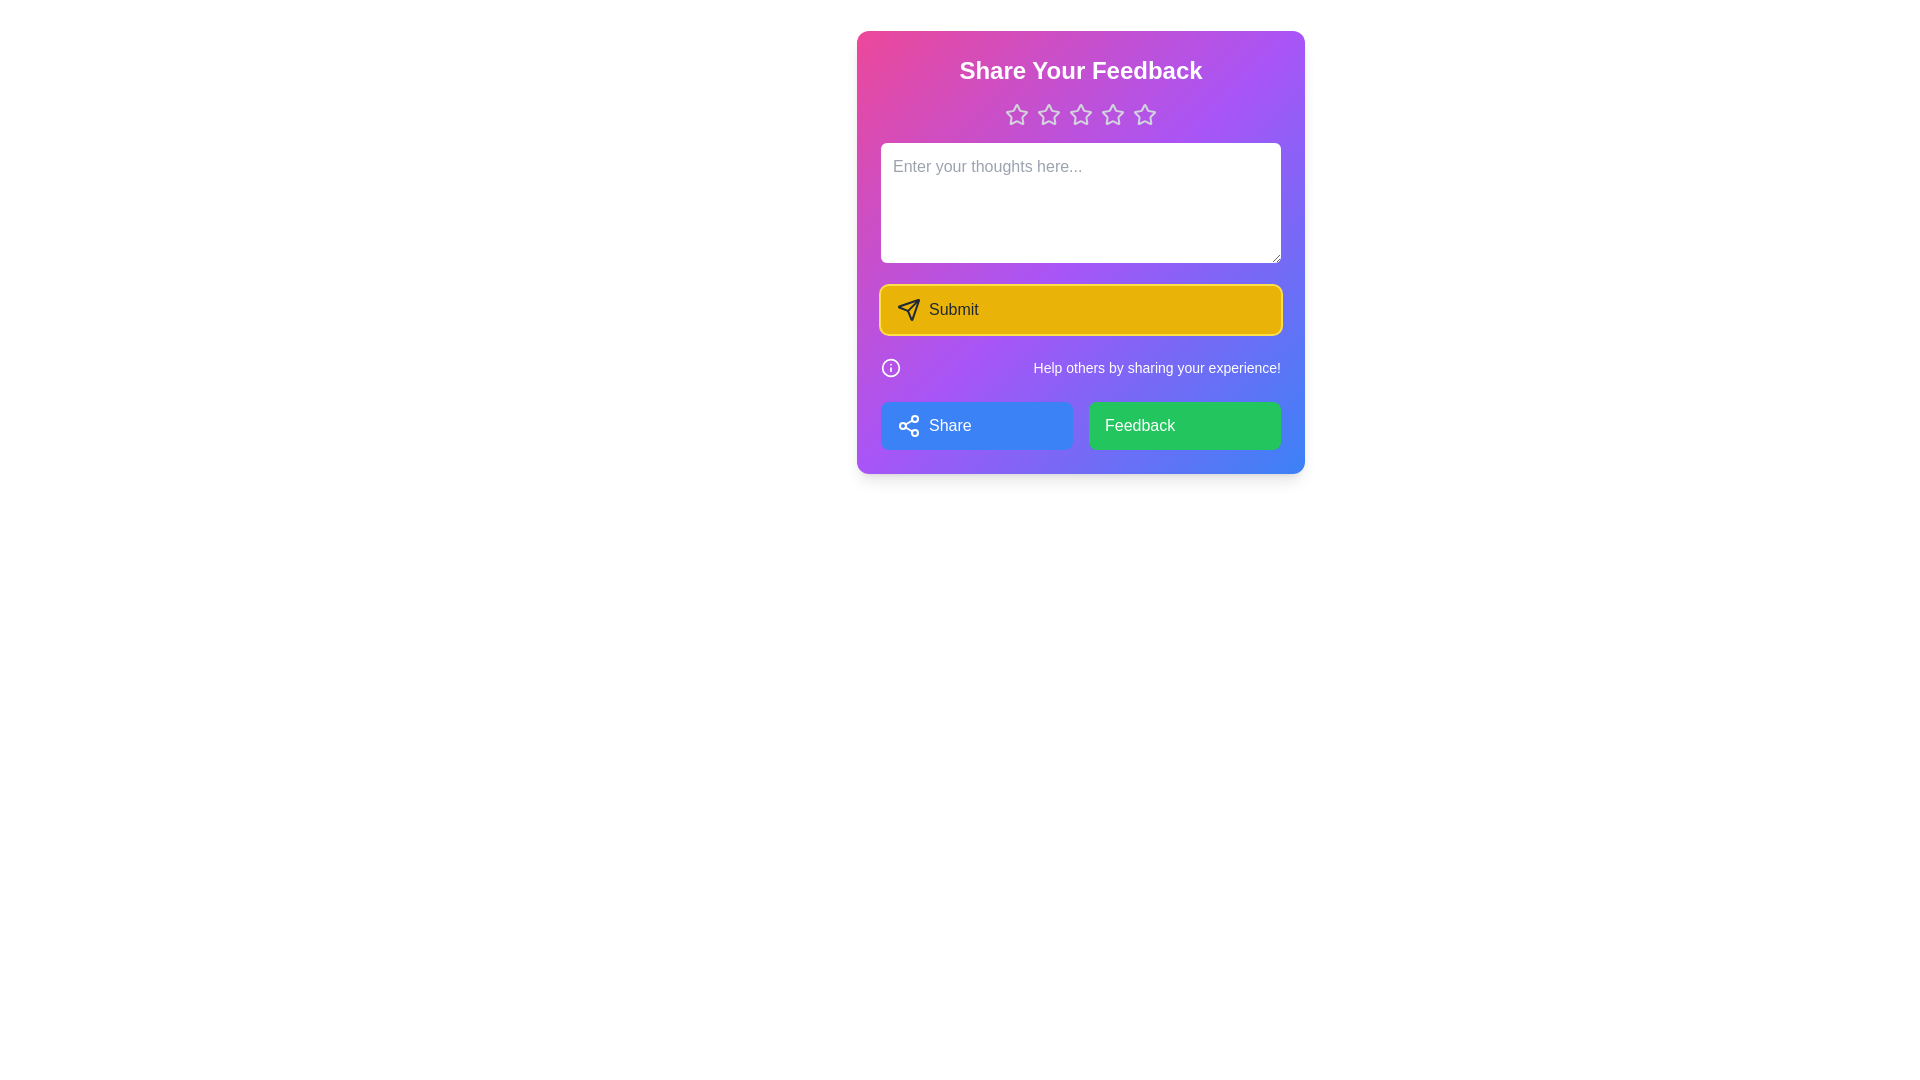  I want to click on the circular graphic element that is part of an icon located below the Submit button and above the Share and Feedback buttons, so click(890, 367).